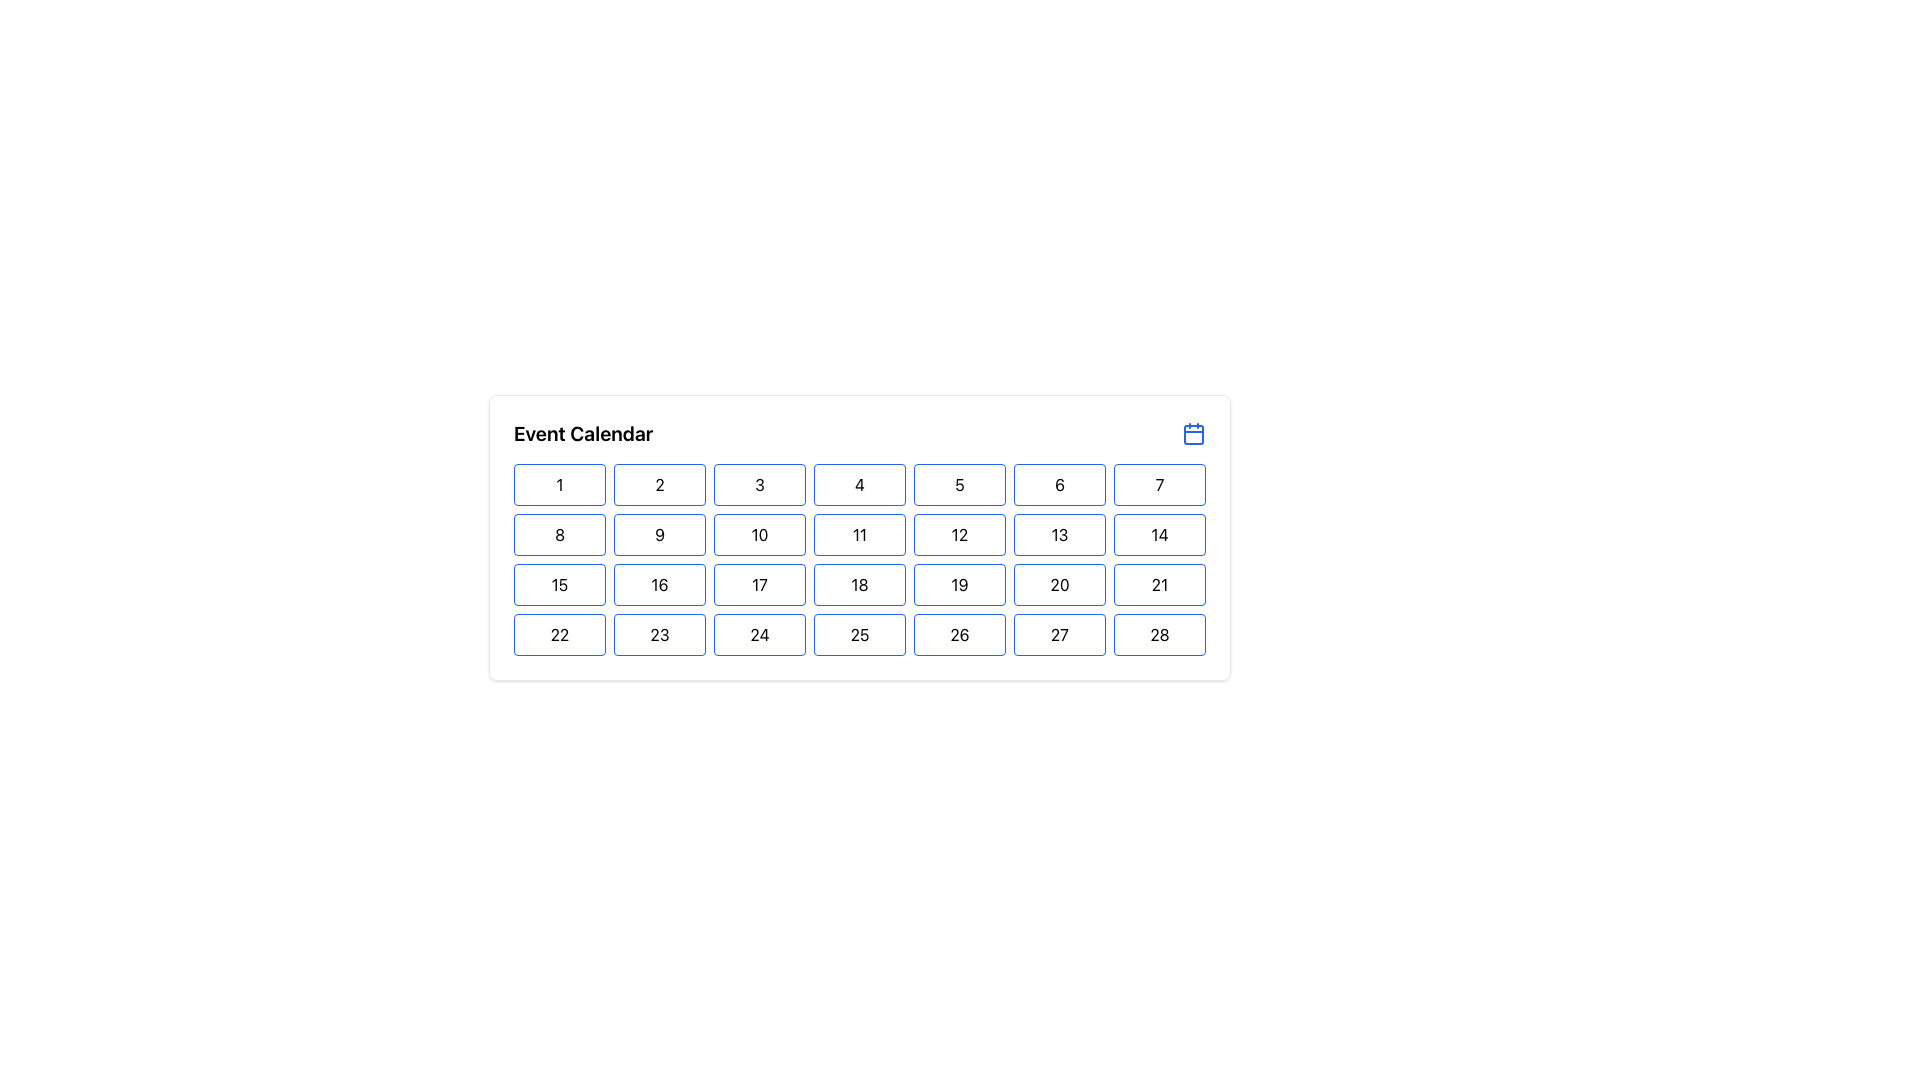  What do you see at coordinates (1160, 485) in the screenshot?
I see `the button with a blue border and rounded corners containing the text '7' in the calendar grid` at bounding box center [1160, 485].